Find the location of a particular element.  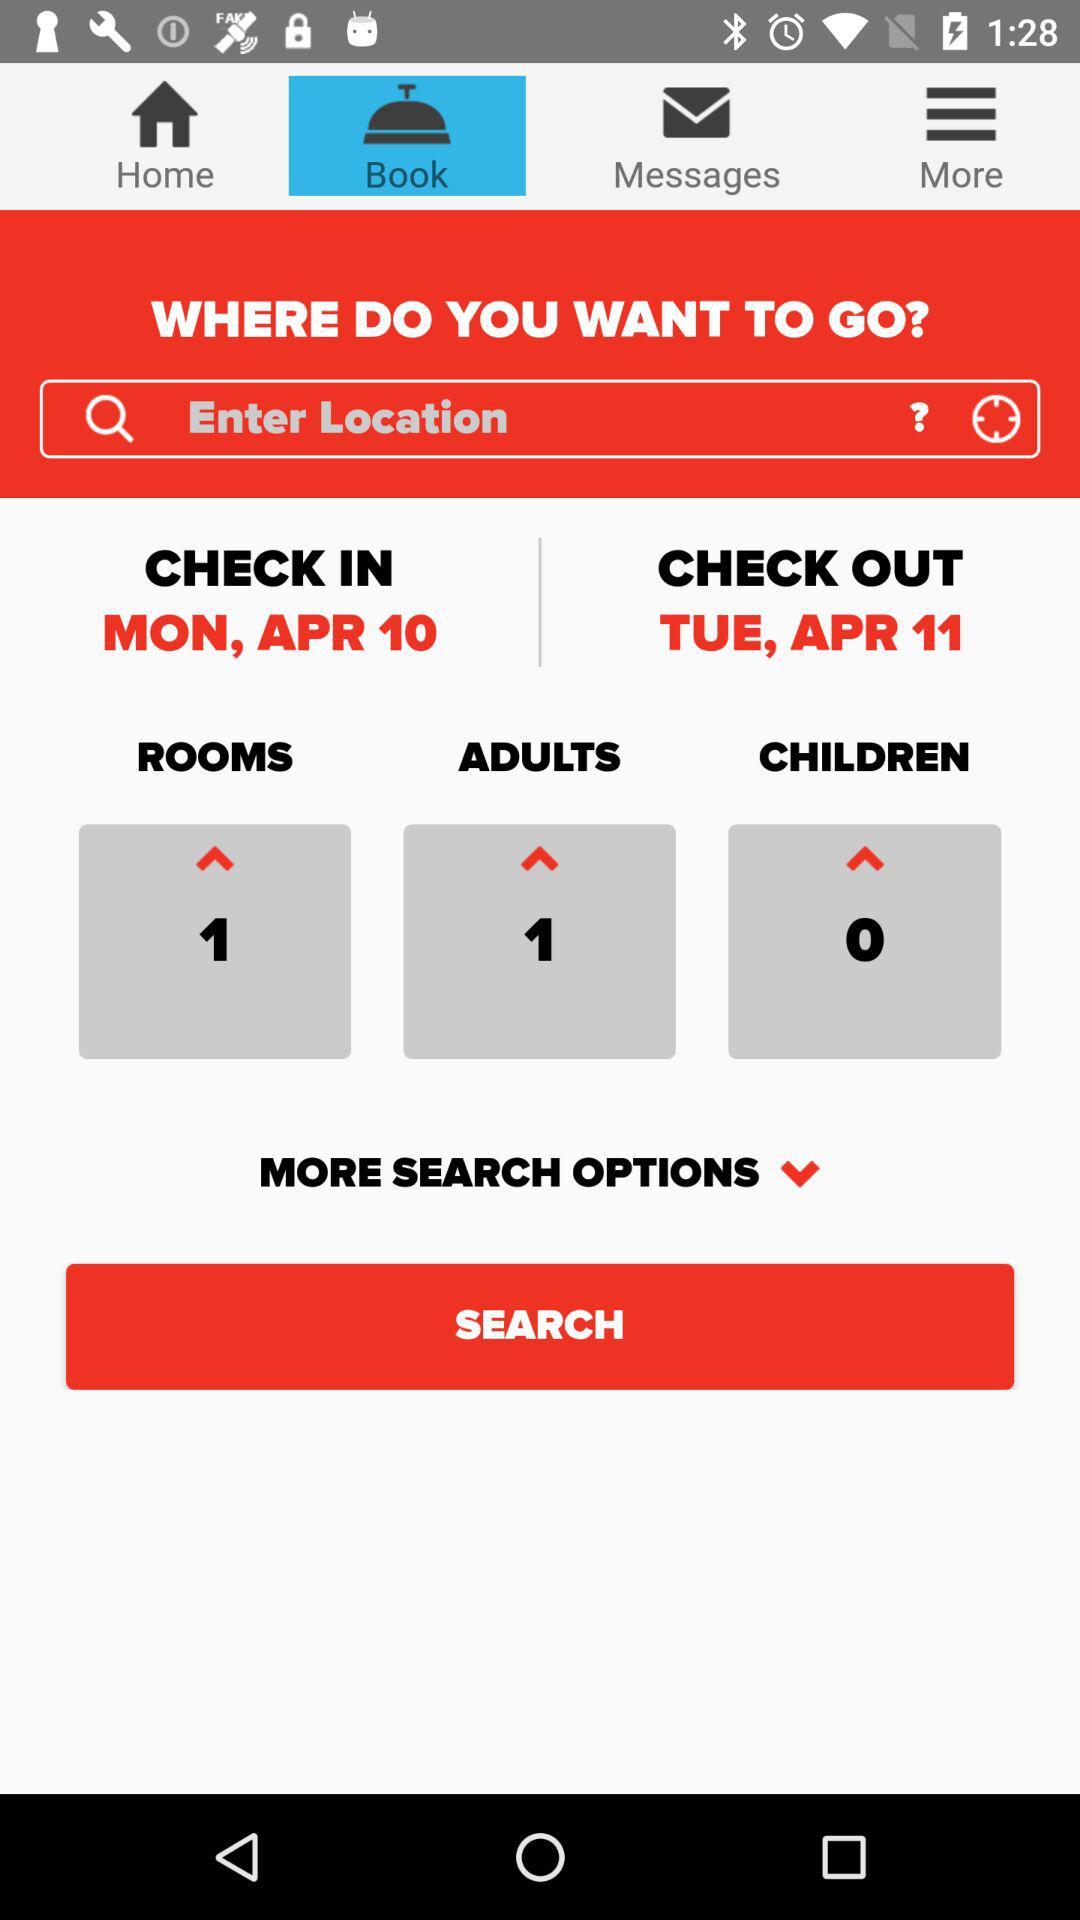

the font icon is located at coordinates (214, 863).